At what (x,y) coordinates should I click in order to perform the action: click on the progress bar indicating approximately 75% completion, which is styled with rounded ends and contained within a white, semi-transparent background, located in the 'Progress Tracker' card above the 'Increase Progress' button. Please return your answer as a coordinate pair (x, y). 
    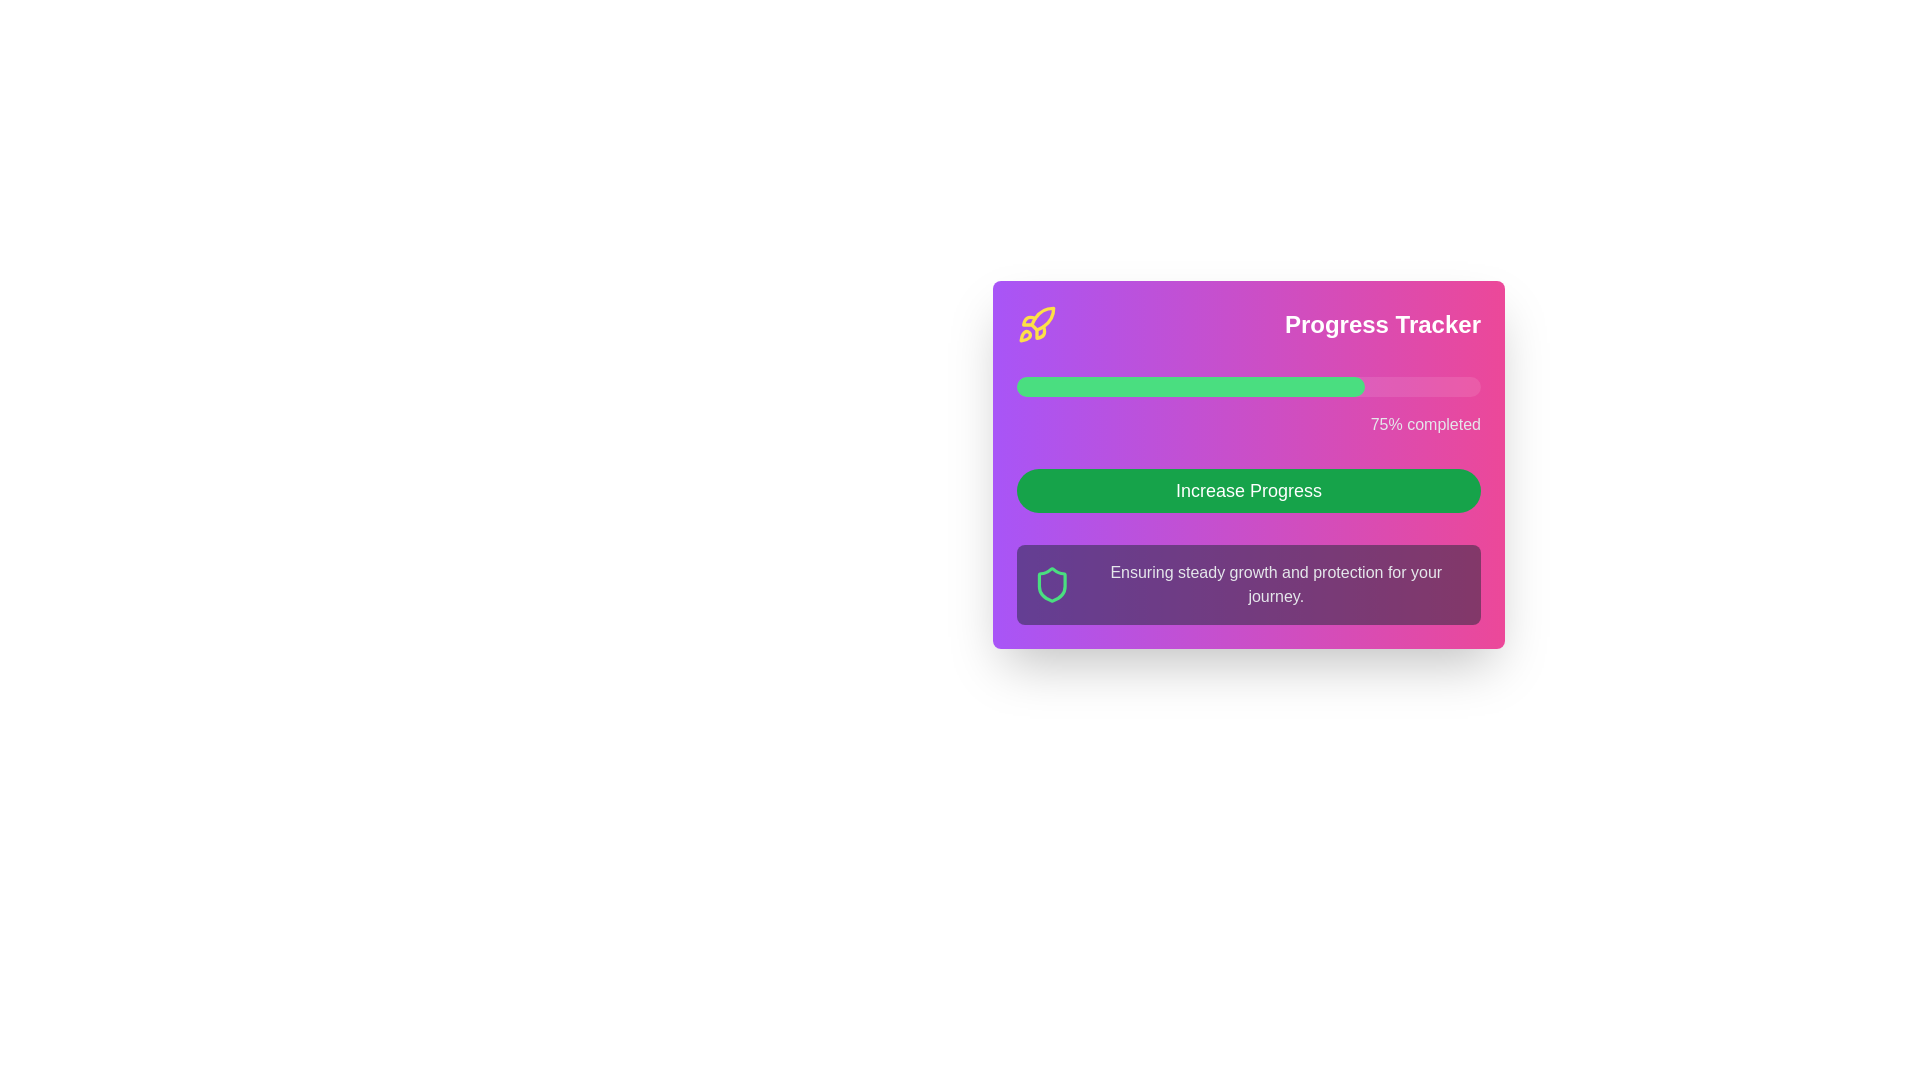
    Looking at the image, I should click on (1247, 386).